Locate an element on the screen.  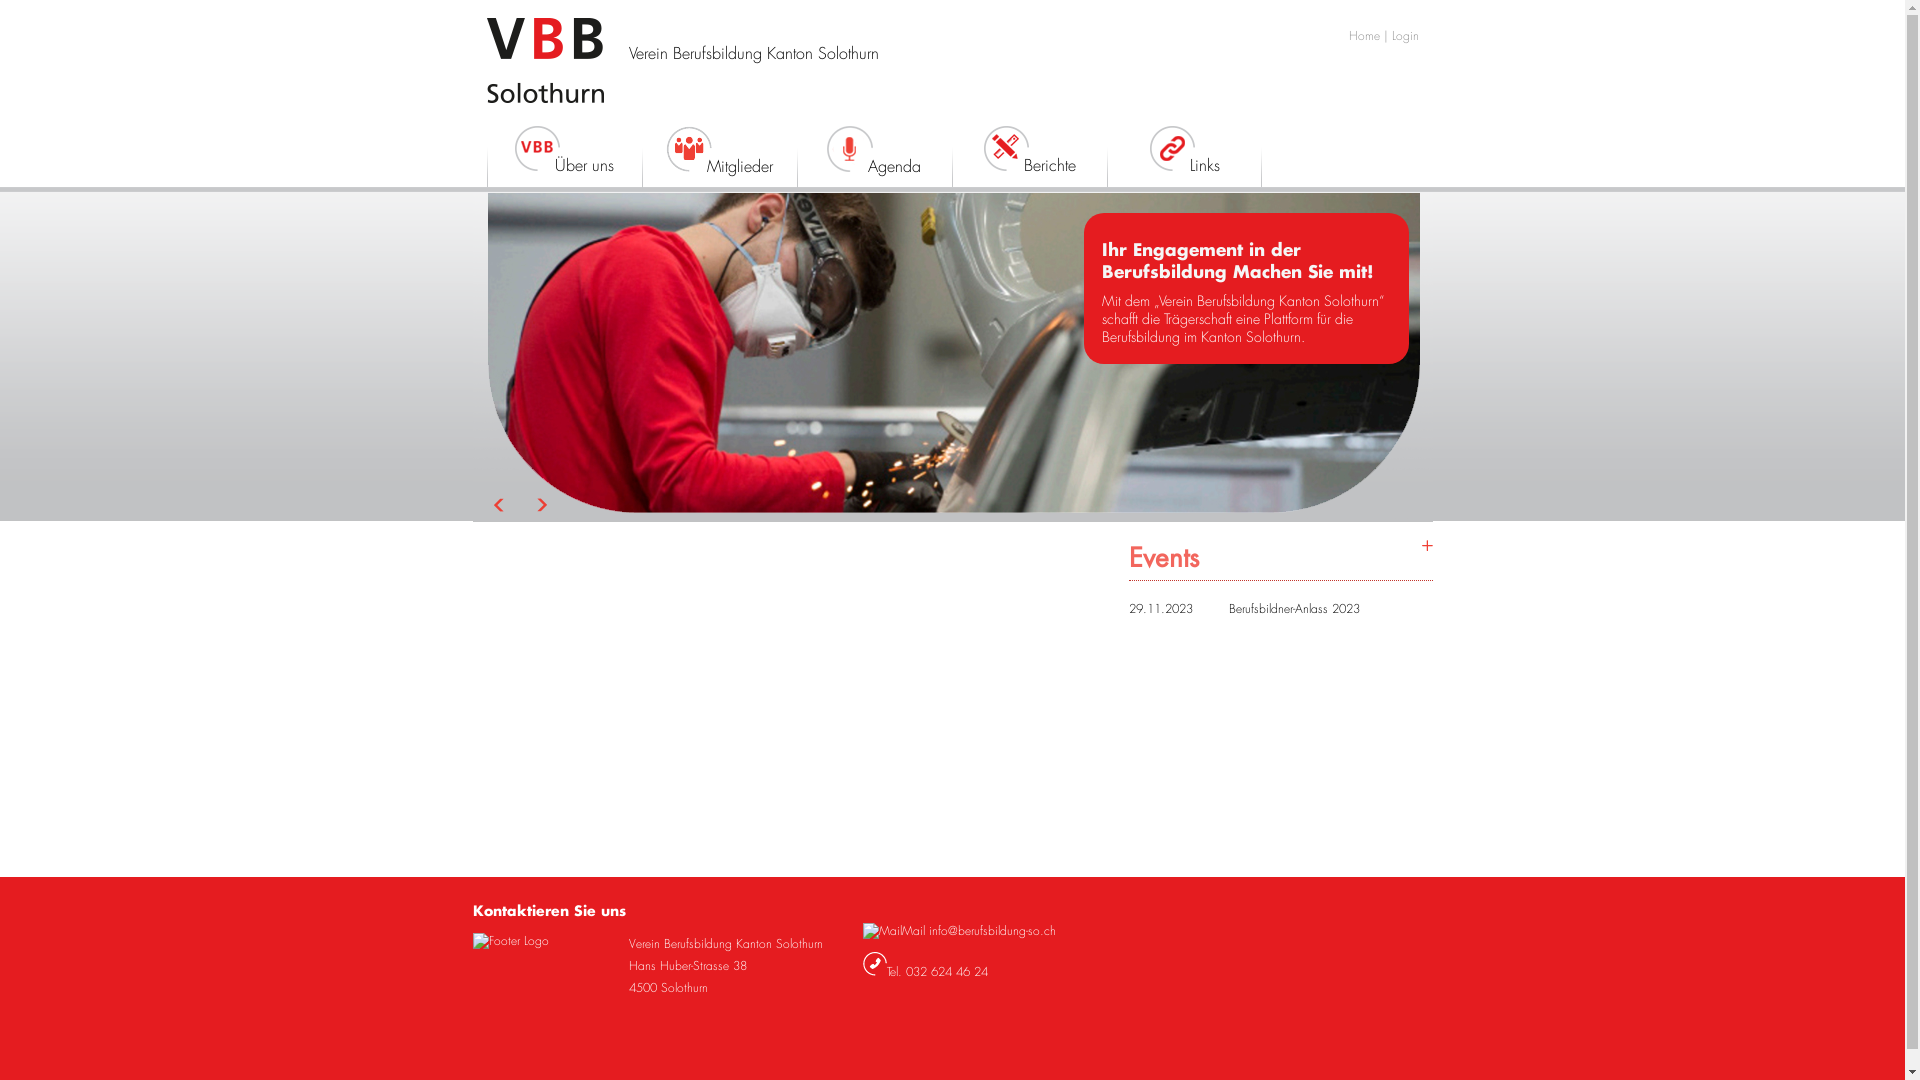
'Mitglieder' is located at coordinates (719, 158).